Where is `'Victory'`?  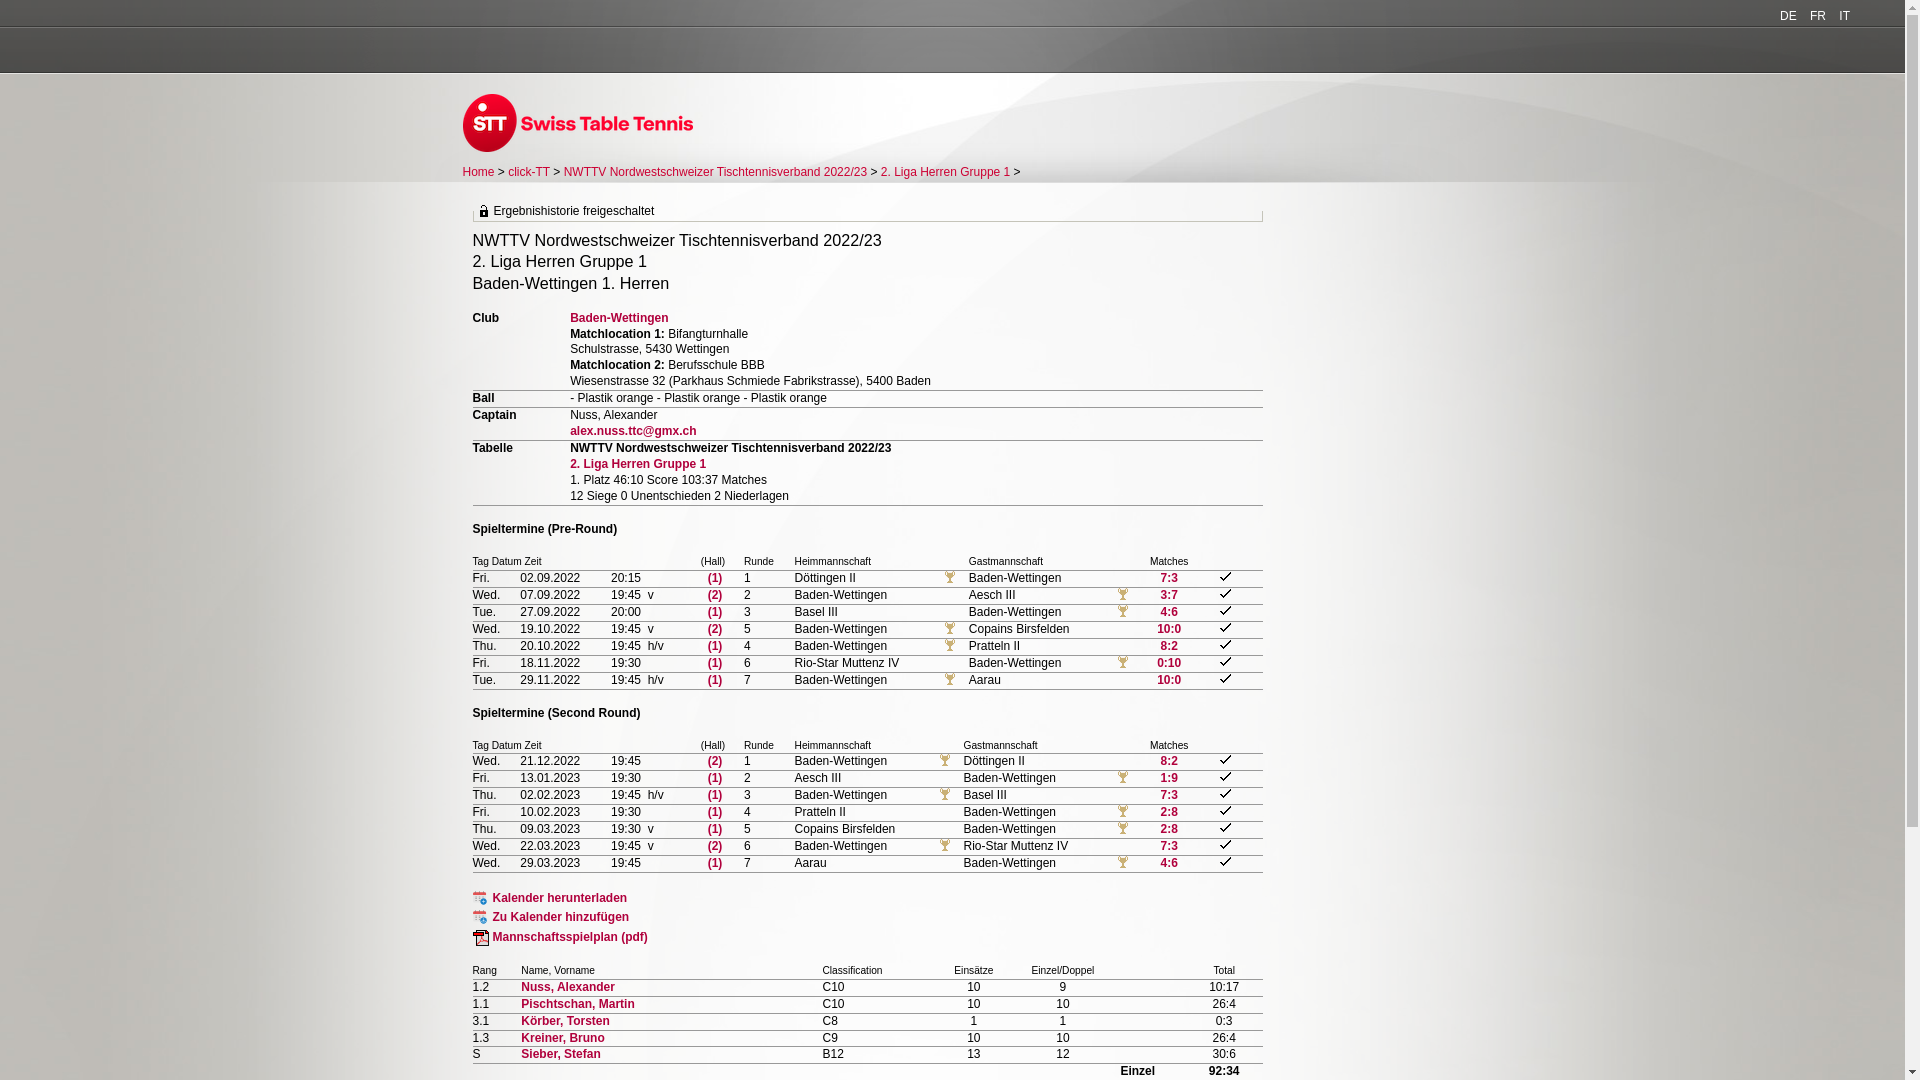 'Victory' is located at coordinates (949, 627).